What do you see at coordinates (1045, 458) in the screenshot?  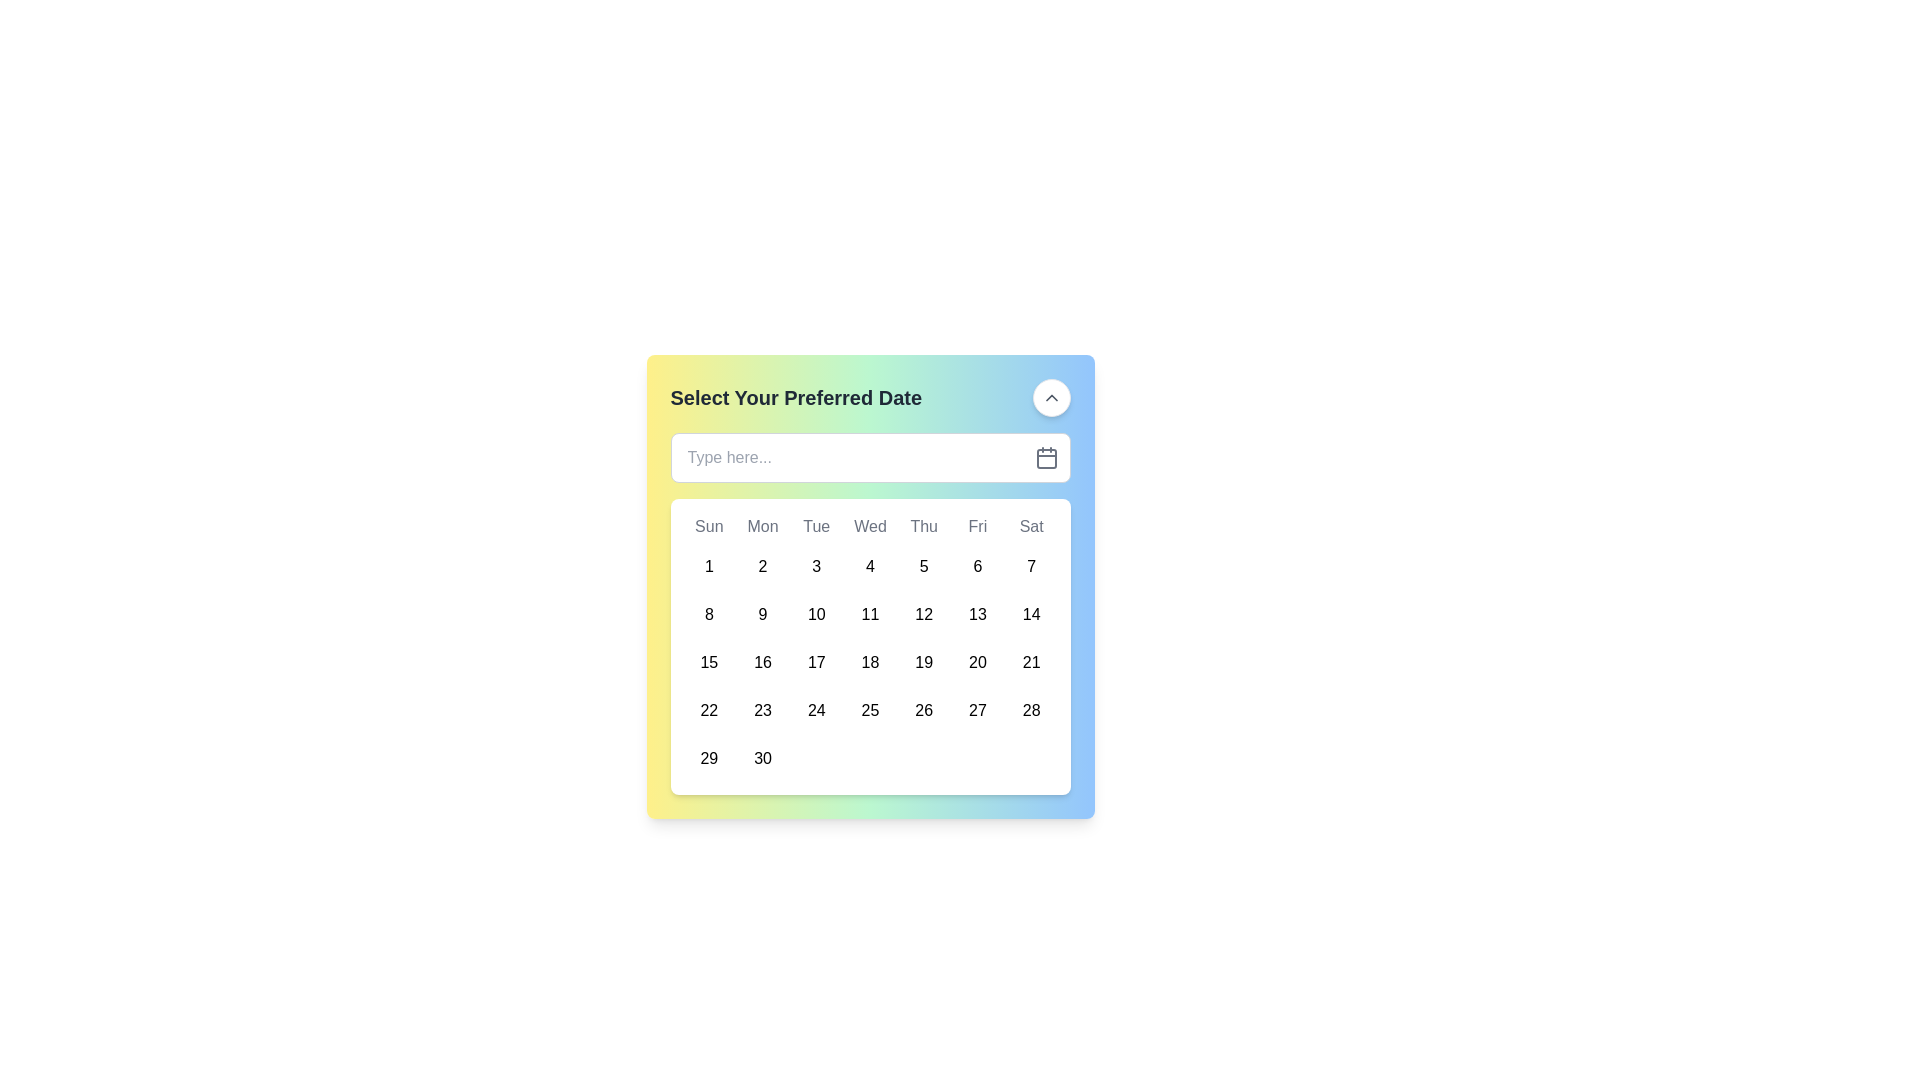 I see `the calendar icon button located on the far right side of the rectangular text input field` at bounding box center [1045, 458].